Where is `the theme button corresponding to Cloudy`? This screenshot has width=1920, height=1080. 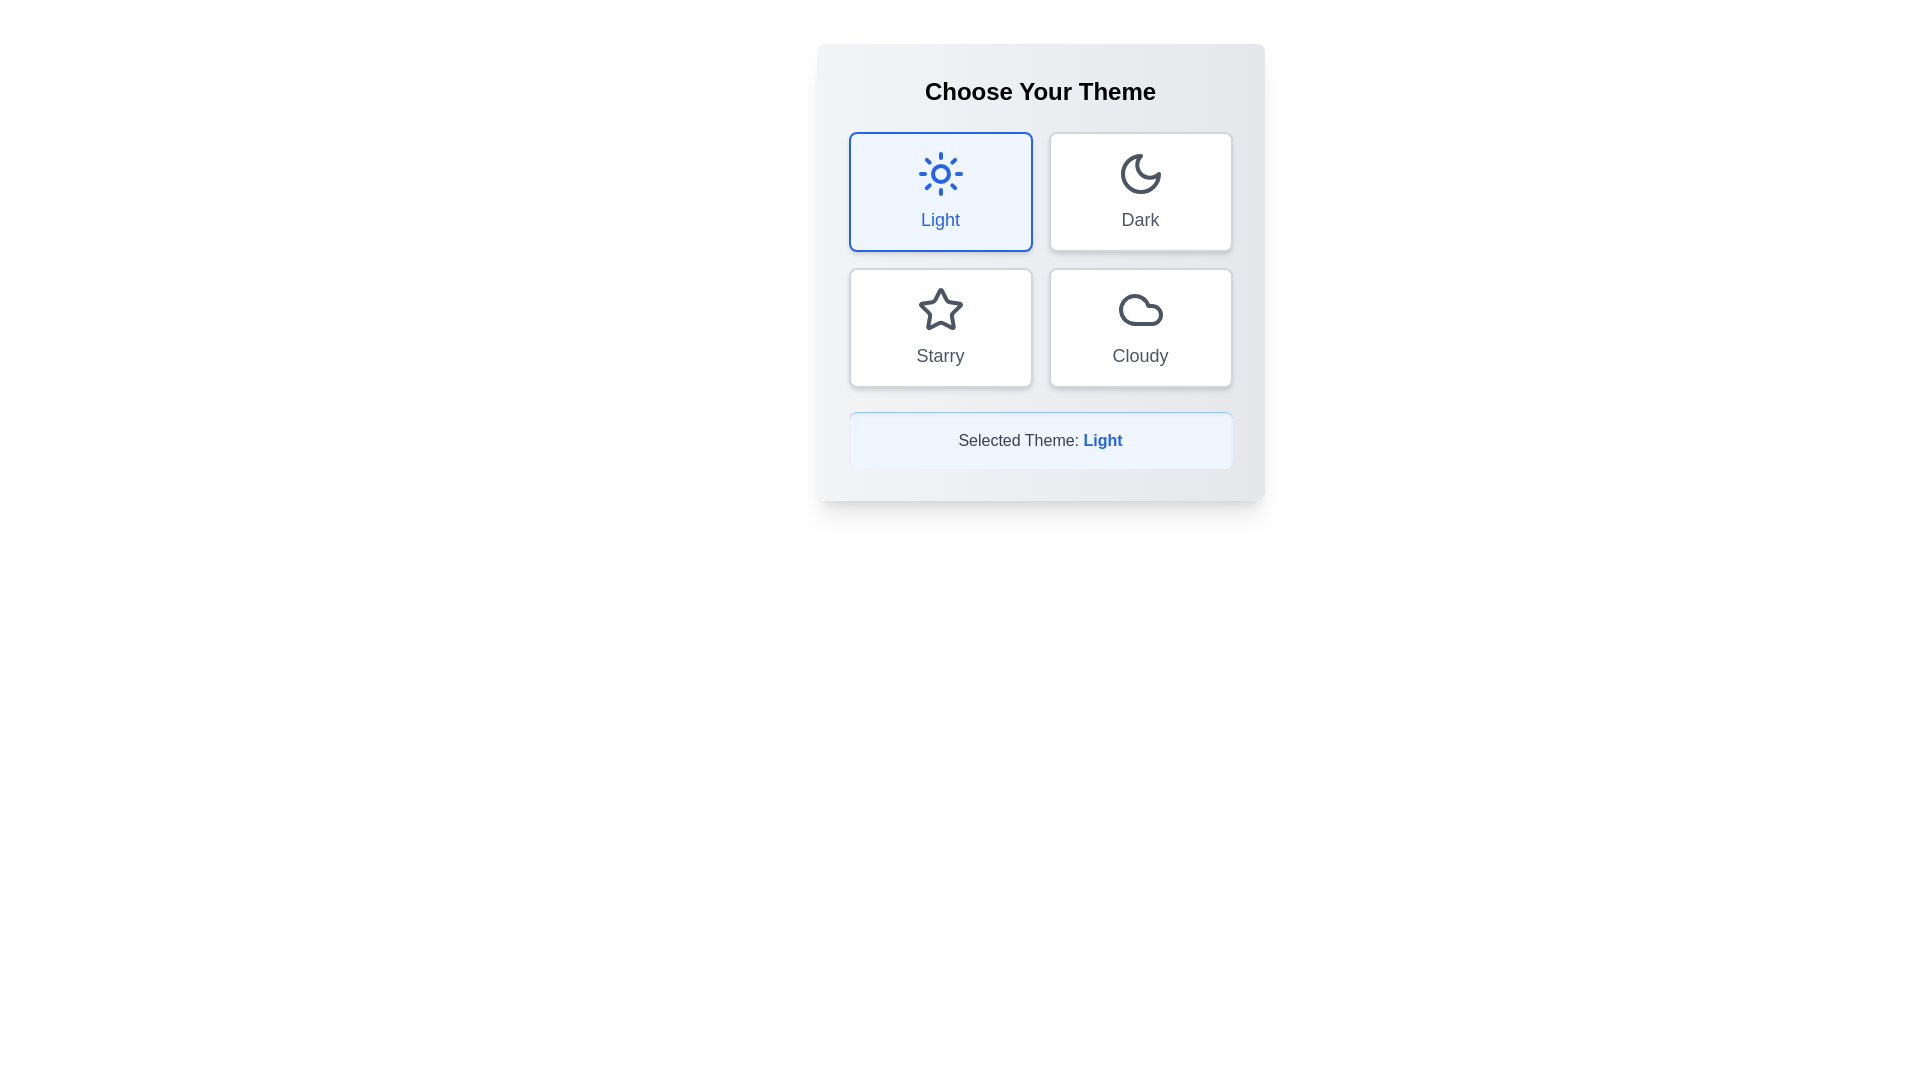
the theme button corresponding to Cloudy is located at coordinates (1140, 326).